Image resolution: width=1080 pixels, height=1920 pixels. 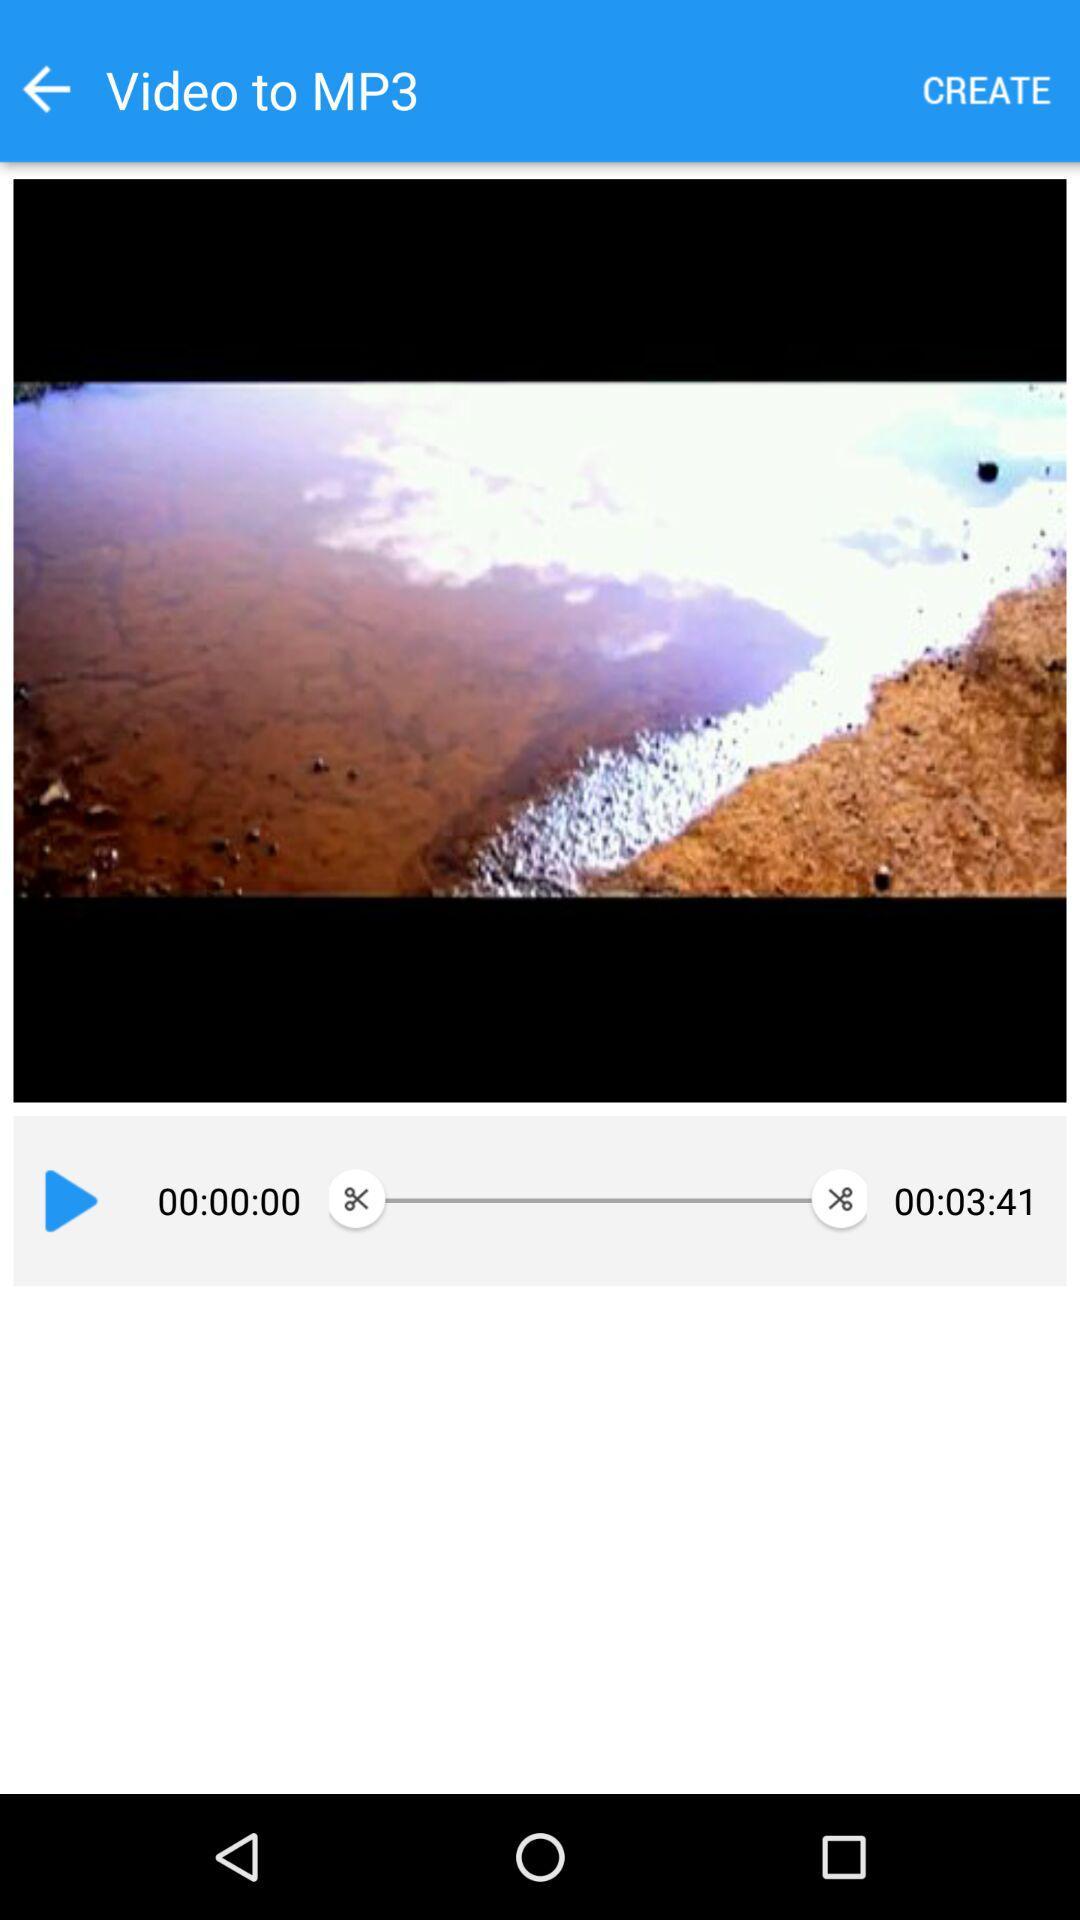 I want to click on icon next to the video to mp3 item, so click(x=987, y=88).